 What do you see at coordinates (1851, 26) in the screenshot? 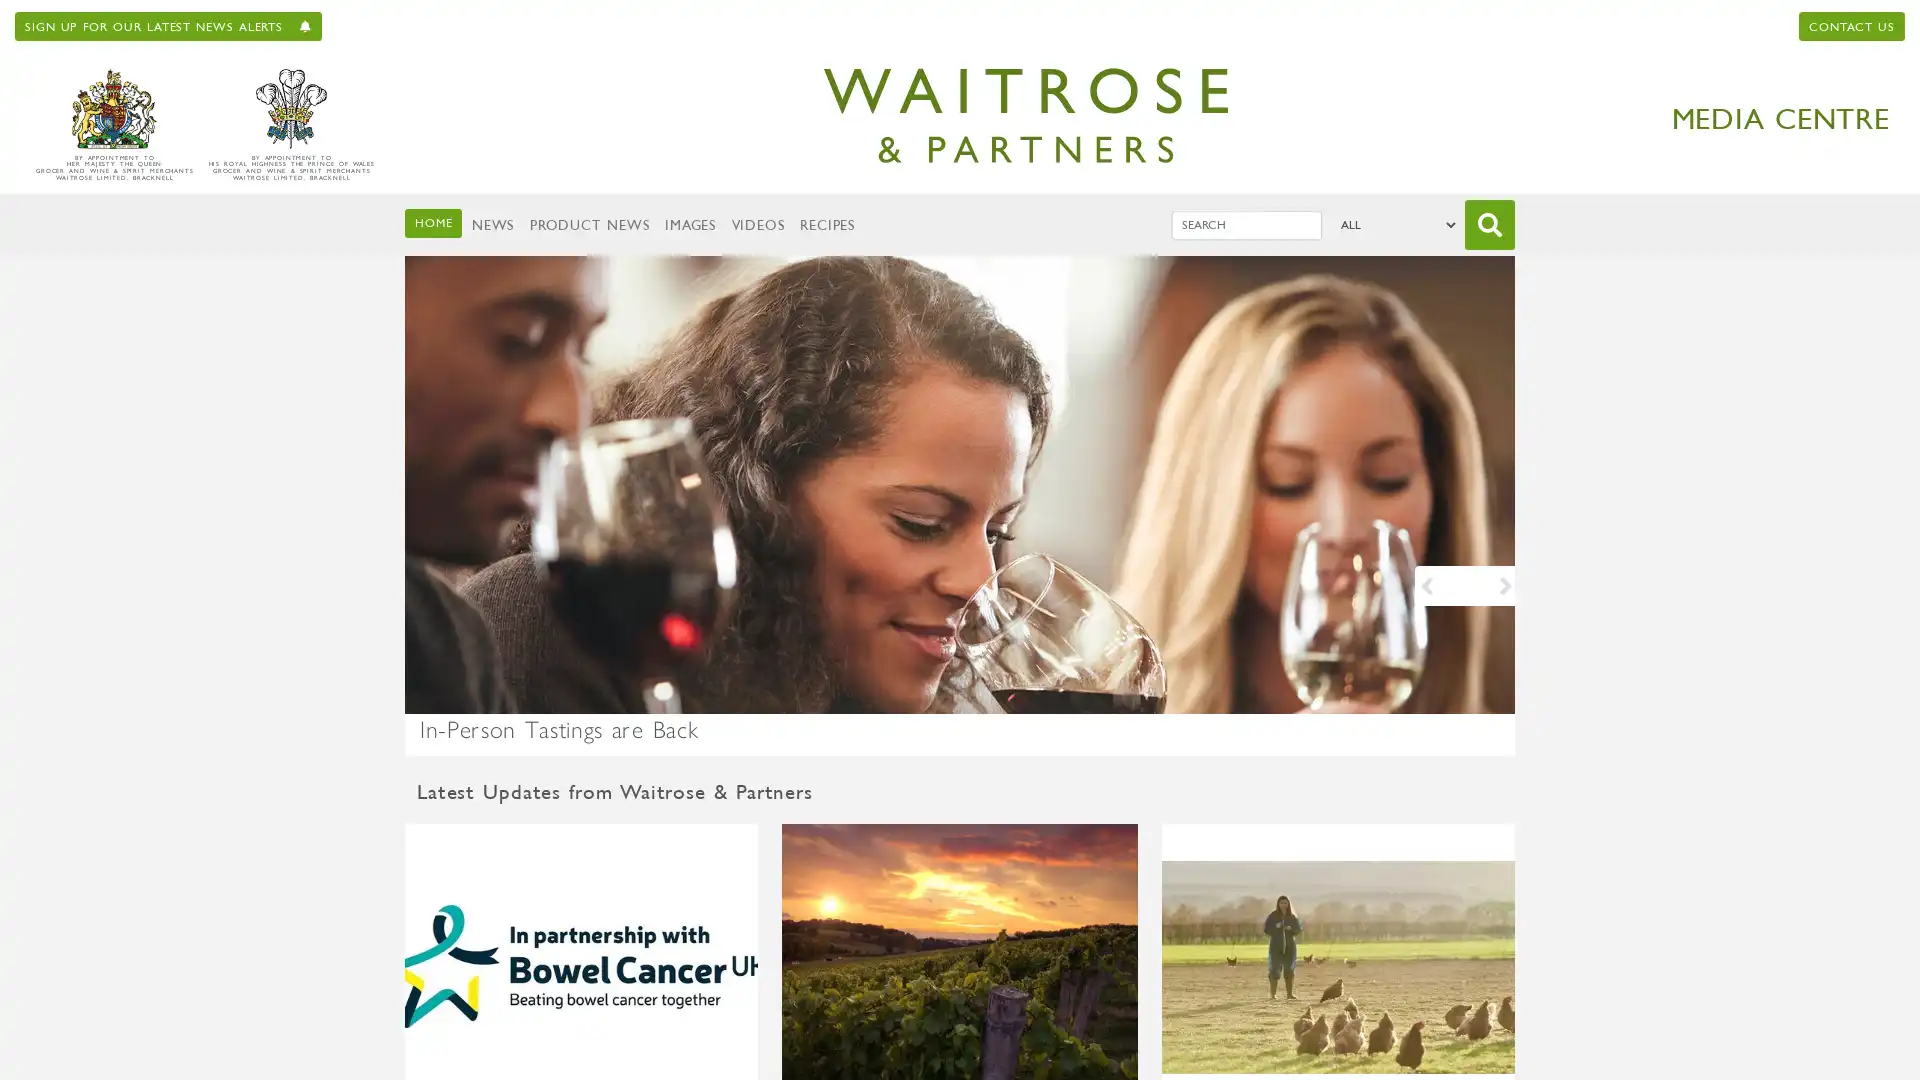
I see `CONTACT US` at bounding box center [1851, 26].